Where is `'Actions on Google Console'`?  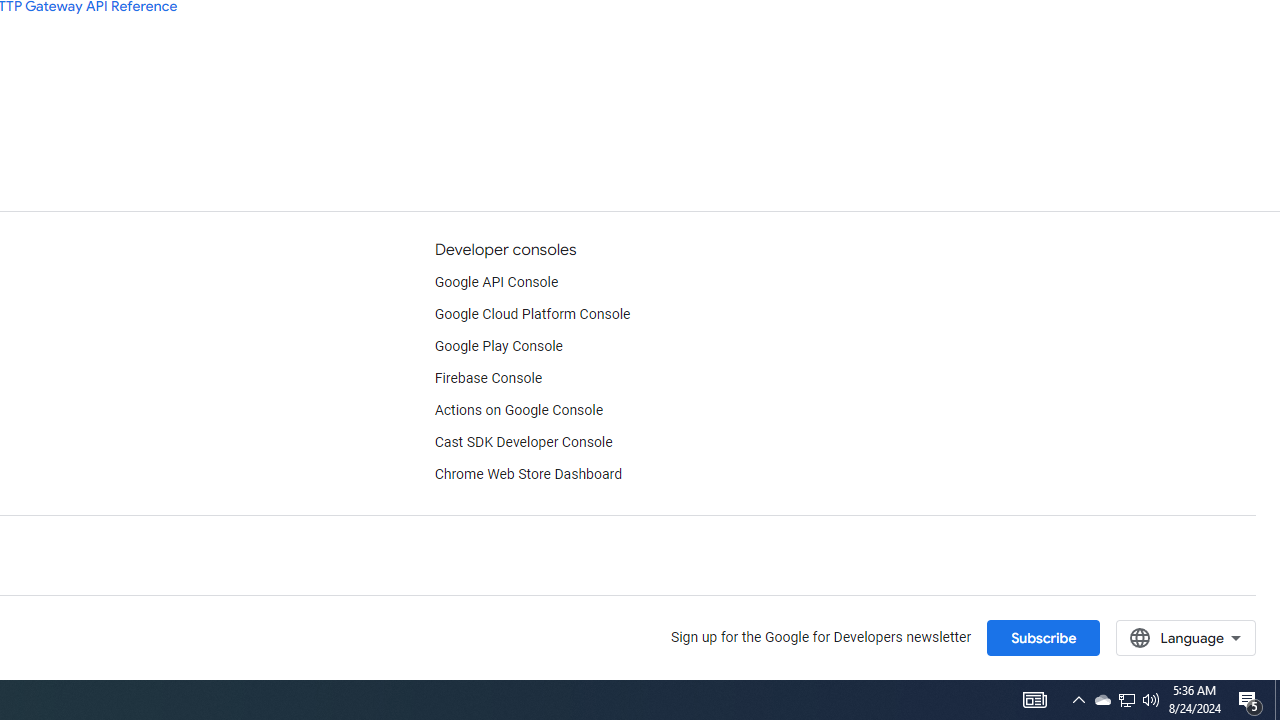
'Actions on Google Console' is located at coordinates (519, 410).